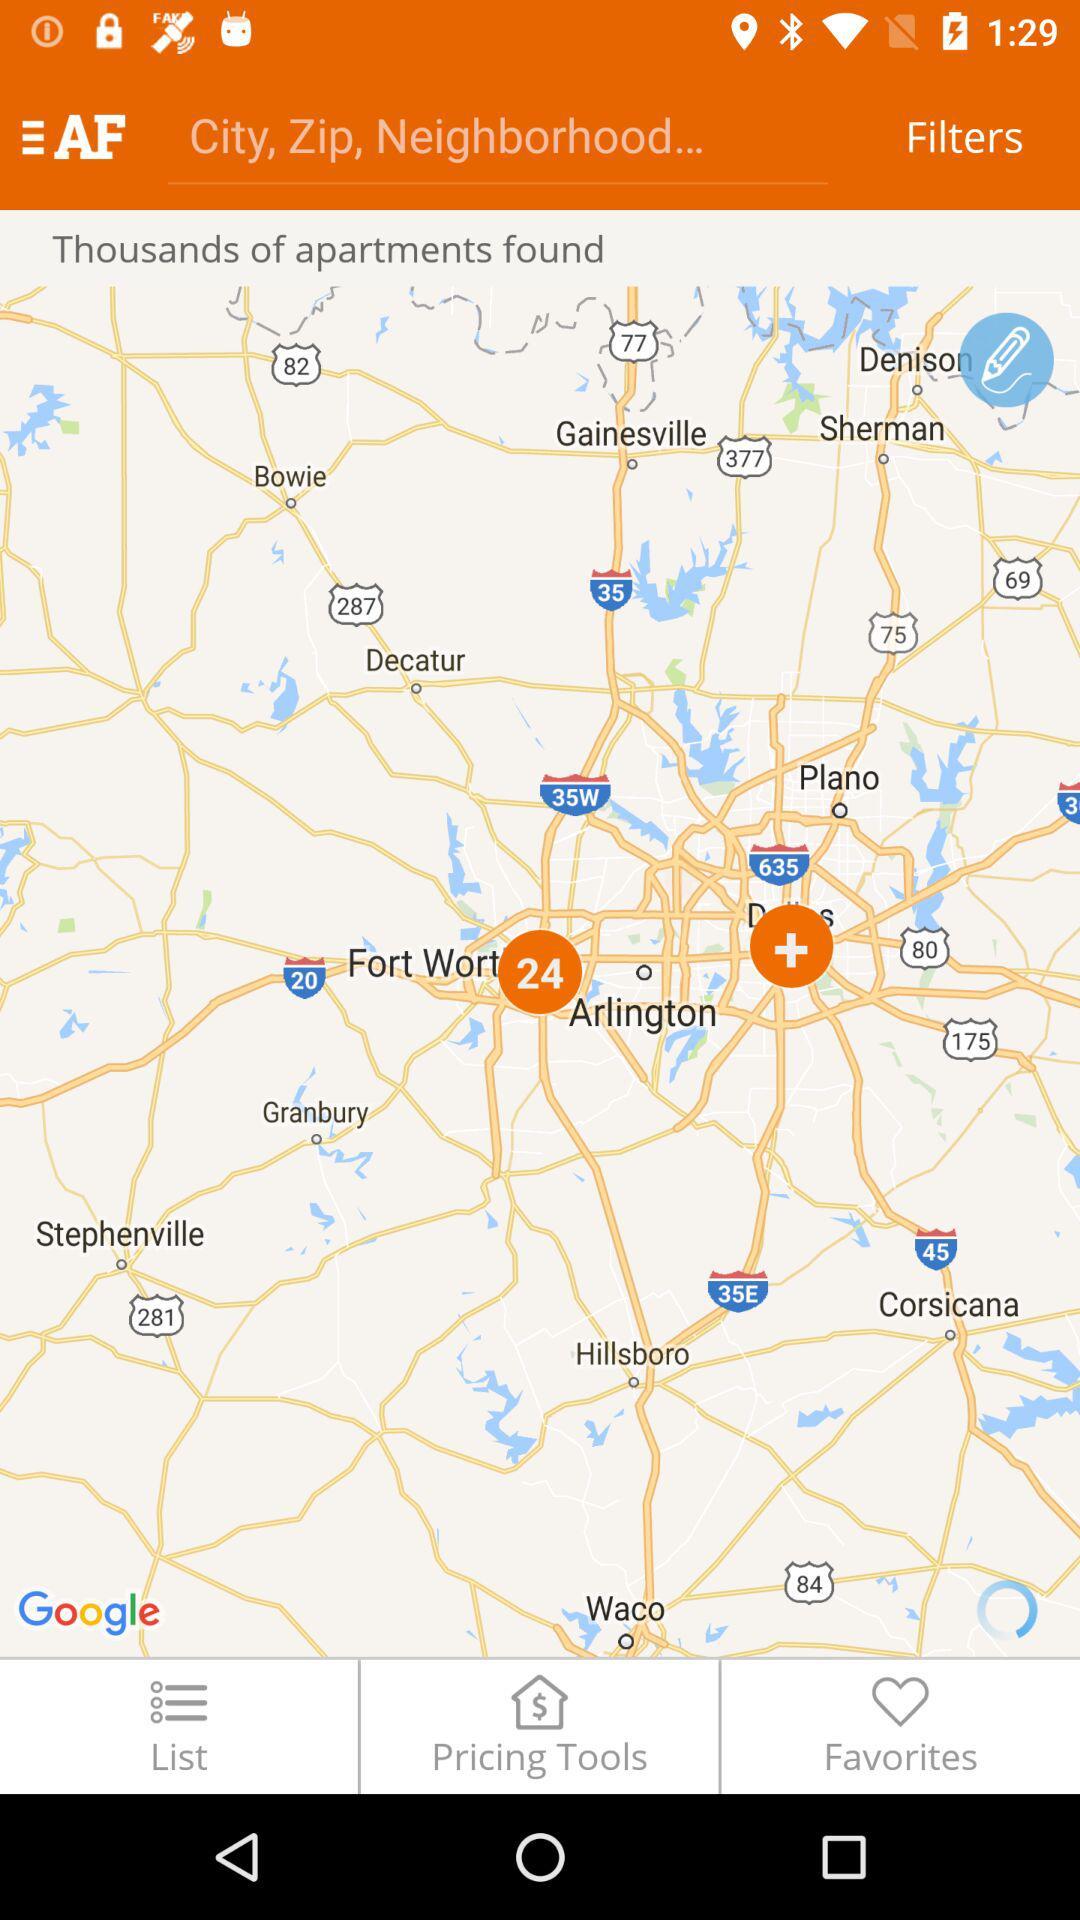  What do you see at coordinates (538, 1725) in the screenshot?
I see `the item next to the favorites icon` at bounding box center [538, 1725].